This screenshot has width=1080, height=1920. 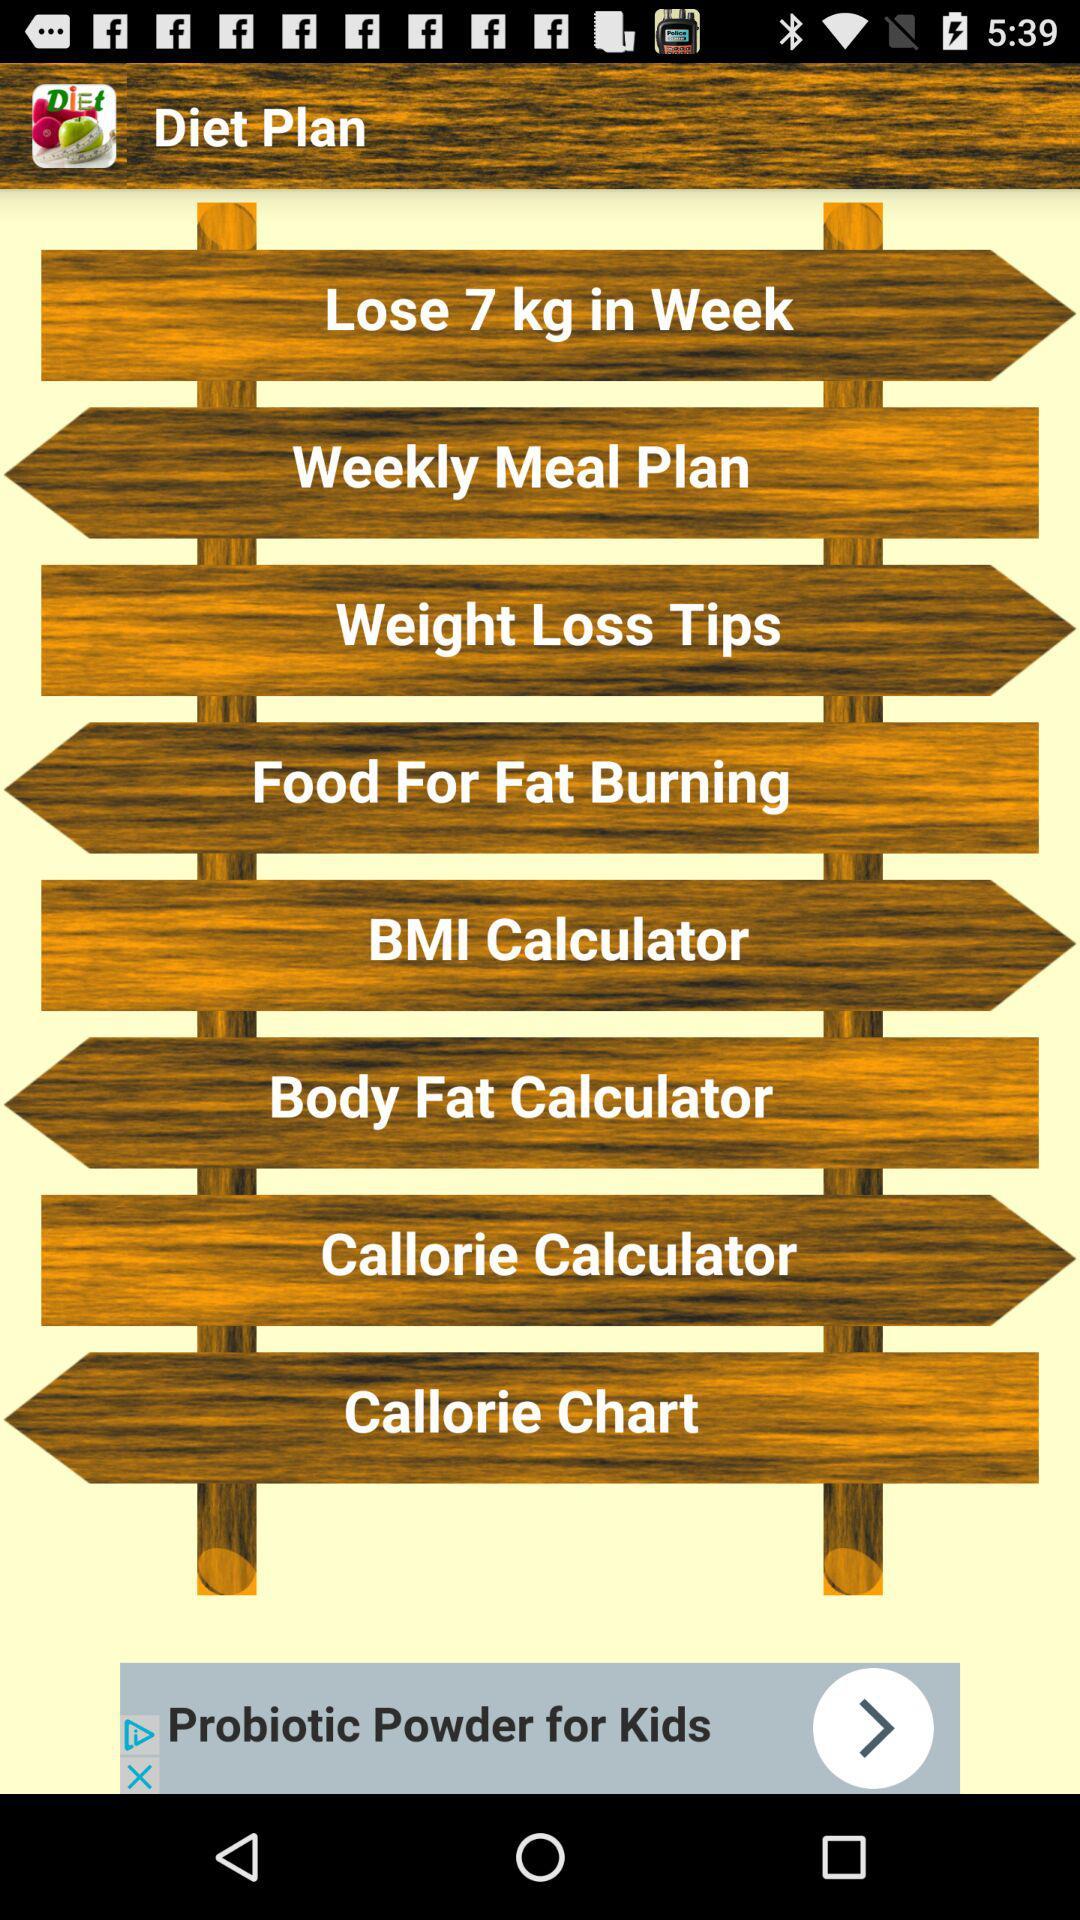 I want to click on sponsored advertisement, so click(x=540, y=1727).